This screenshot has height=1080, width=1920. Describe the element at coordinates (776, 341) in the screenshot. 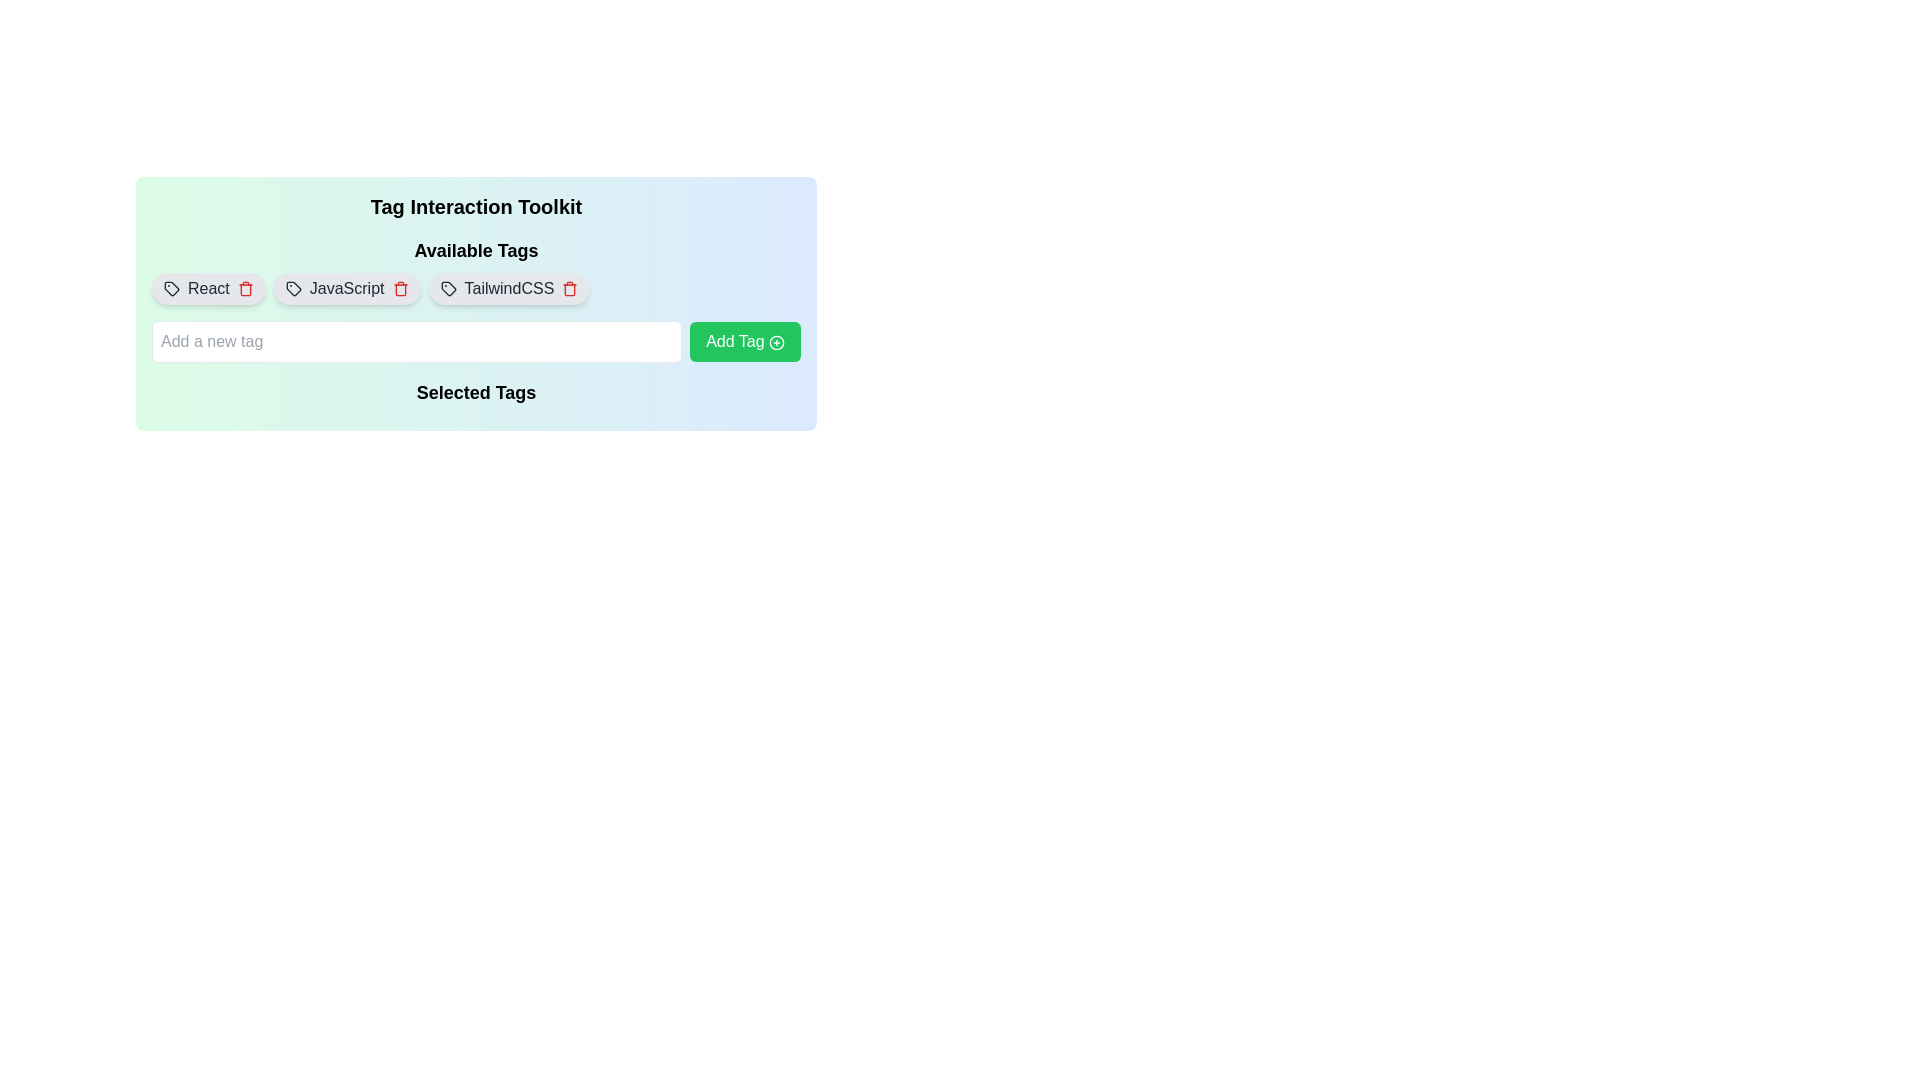

I see `the round green icon with a plus sign, located at the top-right corner of the 'Add Tag' button, to possibly display a tooltip` at that location.